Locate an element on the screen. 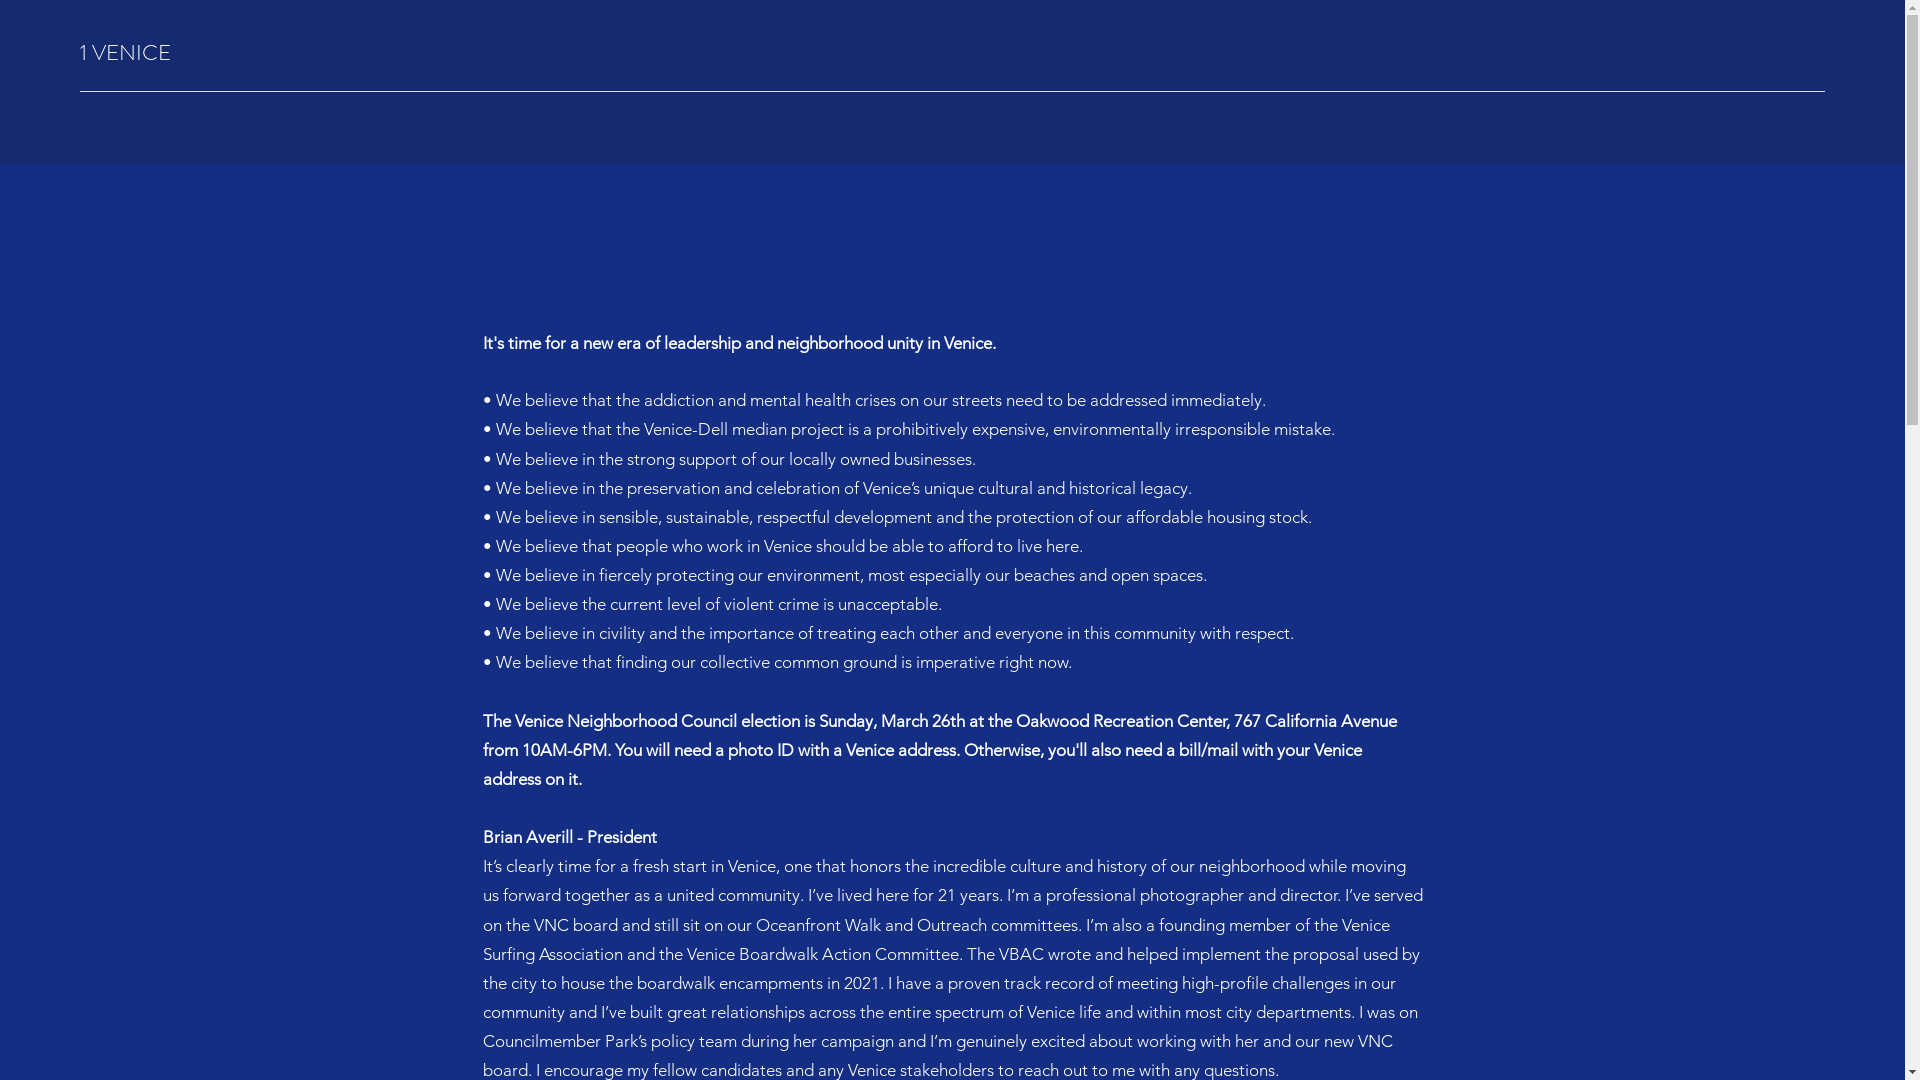 This screenshot has width=1920, height=1080. '1 VENICE' is located at coordinates (124, 51).